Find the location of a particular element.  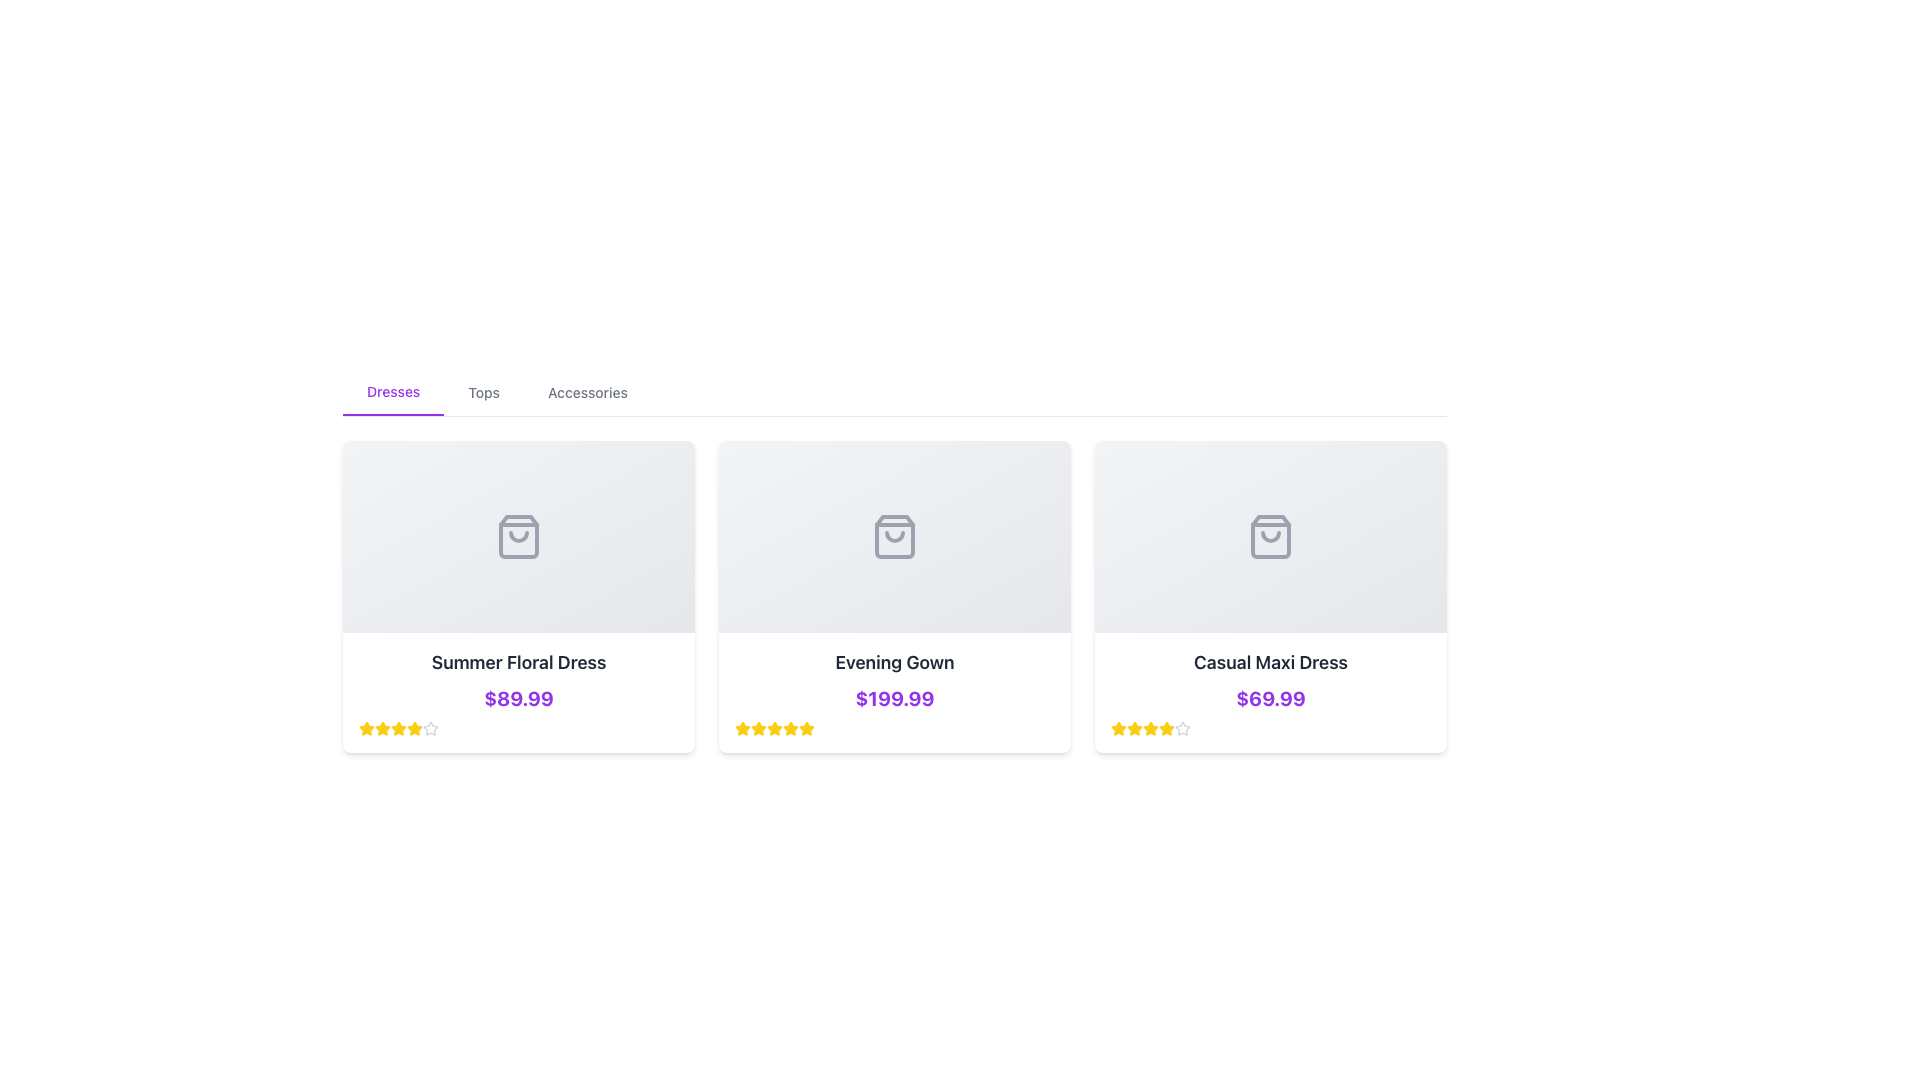

the fifth yellow star icon in the rating row beneath the product card for 'Evening Gown' to register a rating is located at coordinates (806, 728).